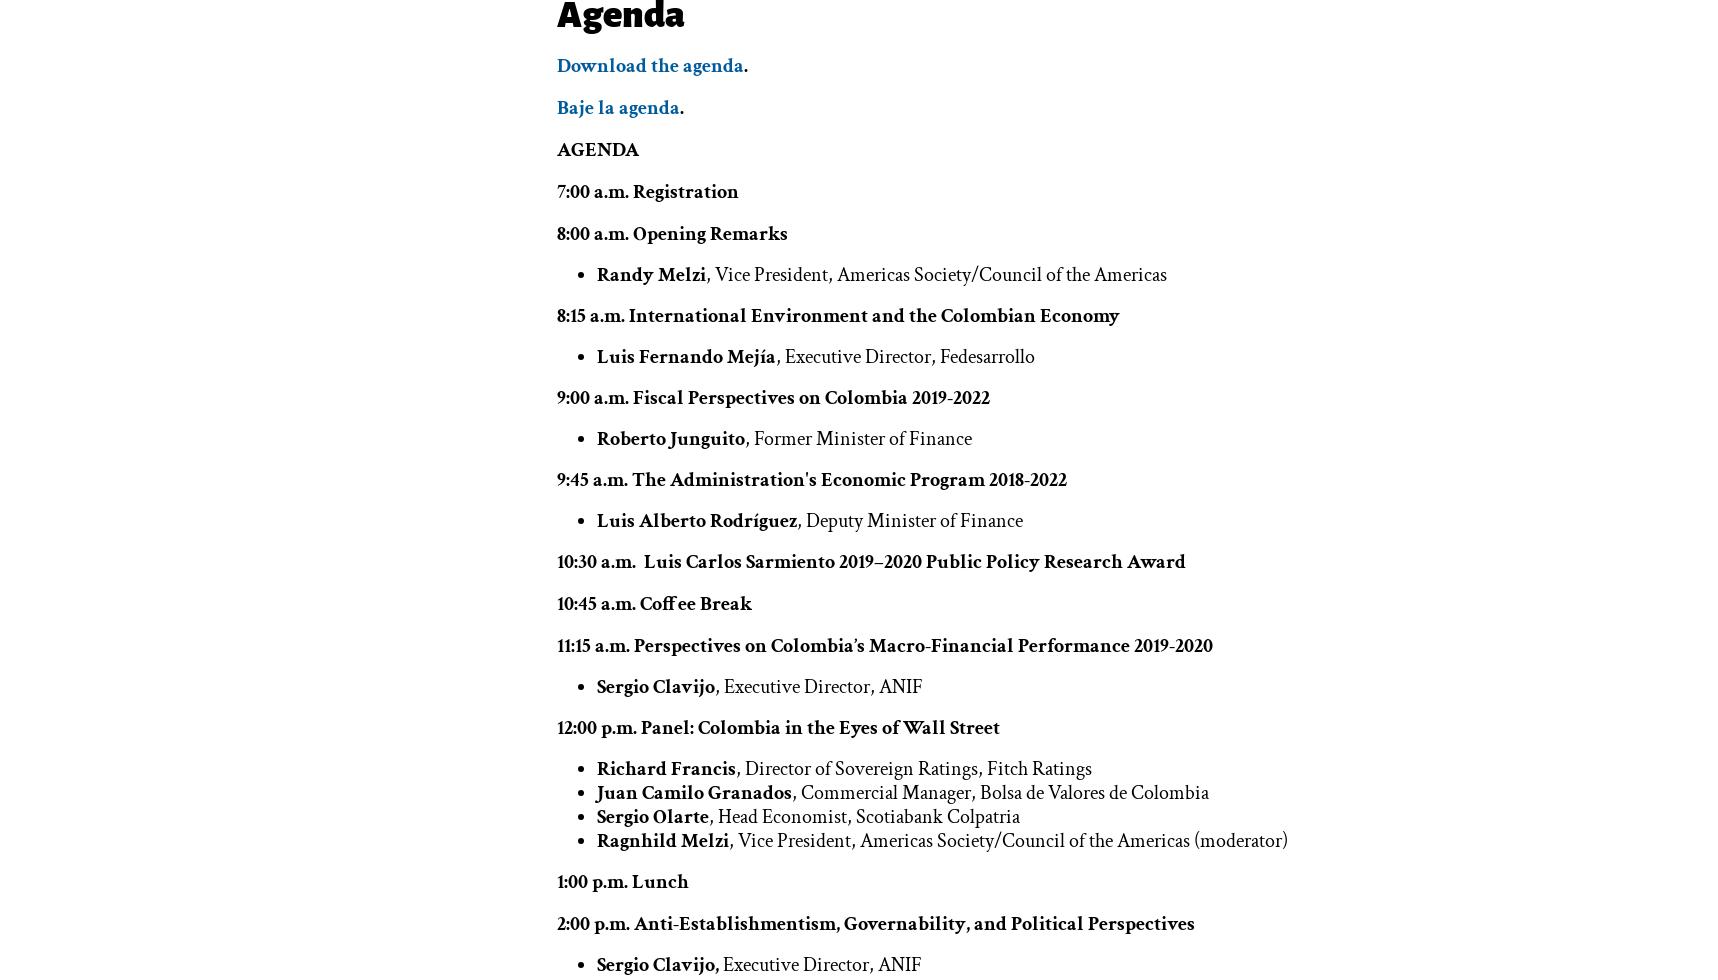 This screenshot has width=1718, height=980. What do you see at coordinates (555, 602) in the screenshot?
I see `'10:45 a.m. Coffee Break'` at bounding box center [555, 602].